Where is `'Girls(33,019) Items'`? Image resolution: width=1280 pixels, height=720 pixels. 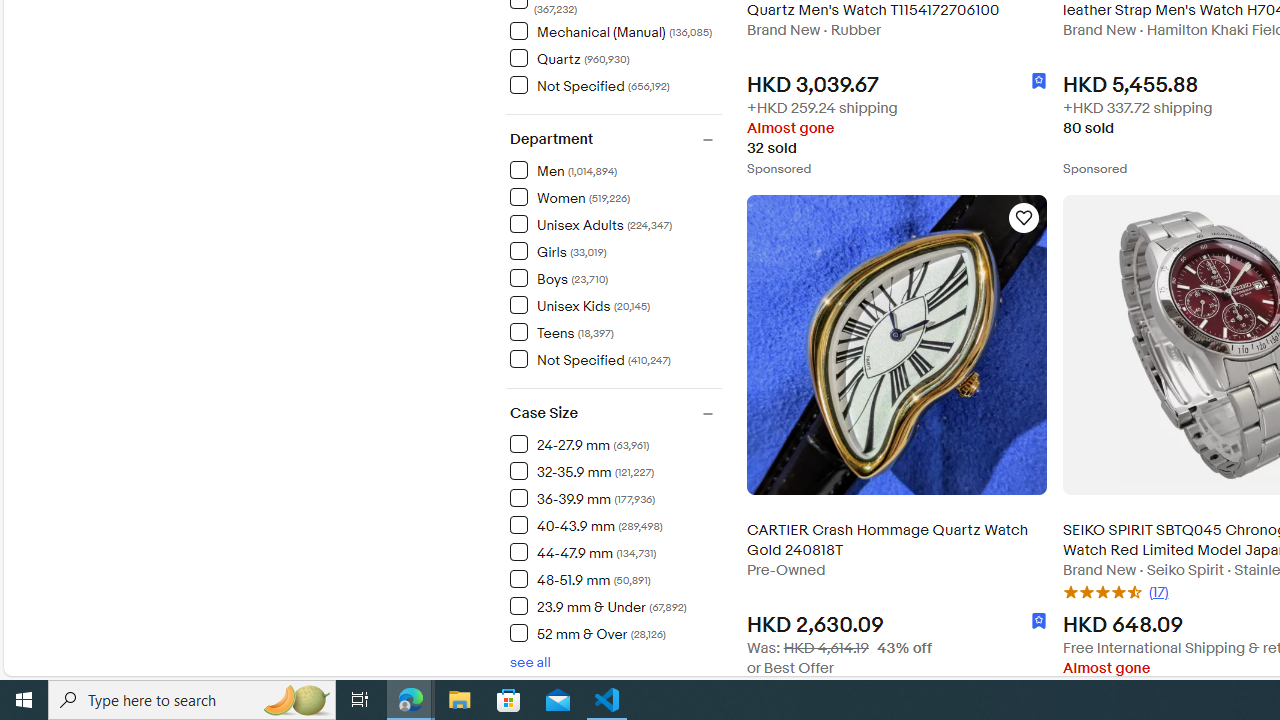 'Girls(33,019) Items' is located at coordinates (614, 249).